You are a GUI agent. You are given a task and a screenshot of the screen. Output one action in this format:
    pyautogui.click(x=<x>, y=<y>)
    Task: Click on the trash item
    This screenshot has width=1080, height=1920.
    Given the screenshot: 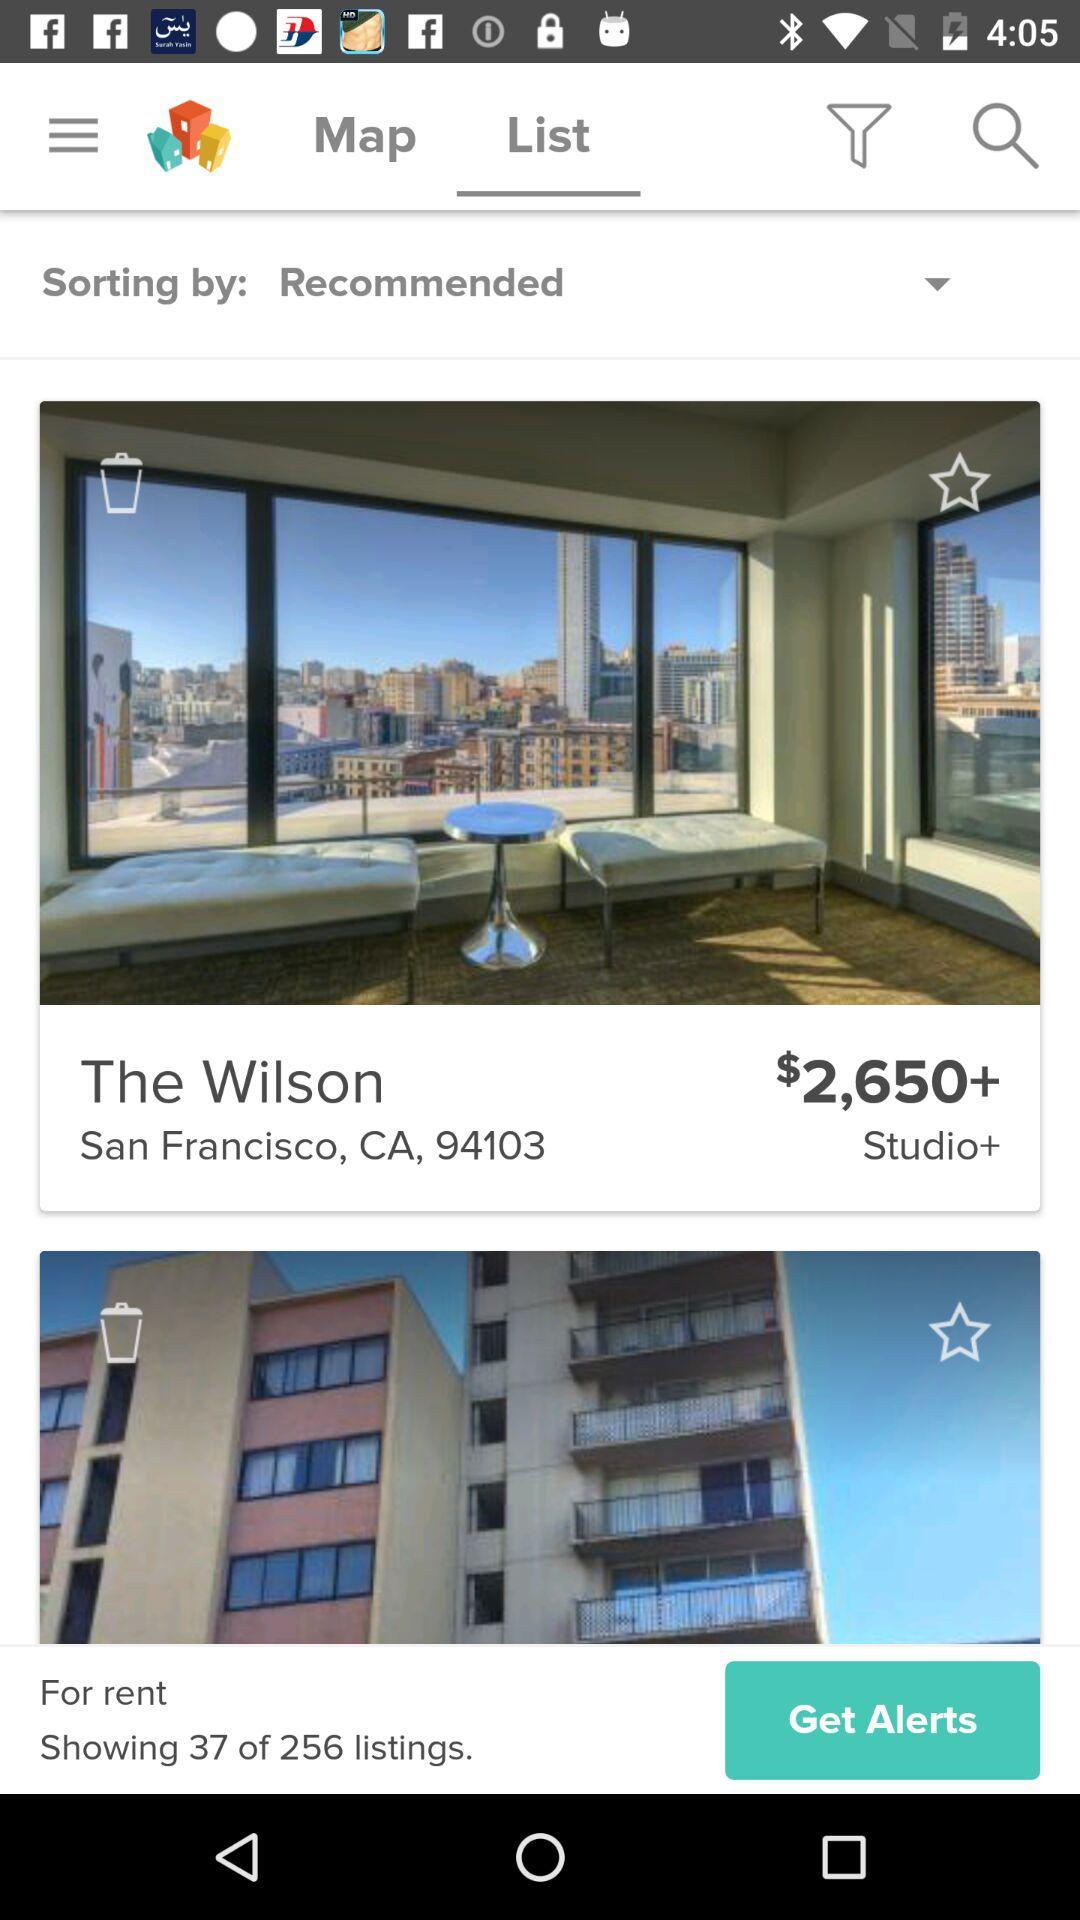 What is the action you would take?
    pyautogui.click(x=121, y=483)
    